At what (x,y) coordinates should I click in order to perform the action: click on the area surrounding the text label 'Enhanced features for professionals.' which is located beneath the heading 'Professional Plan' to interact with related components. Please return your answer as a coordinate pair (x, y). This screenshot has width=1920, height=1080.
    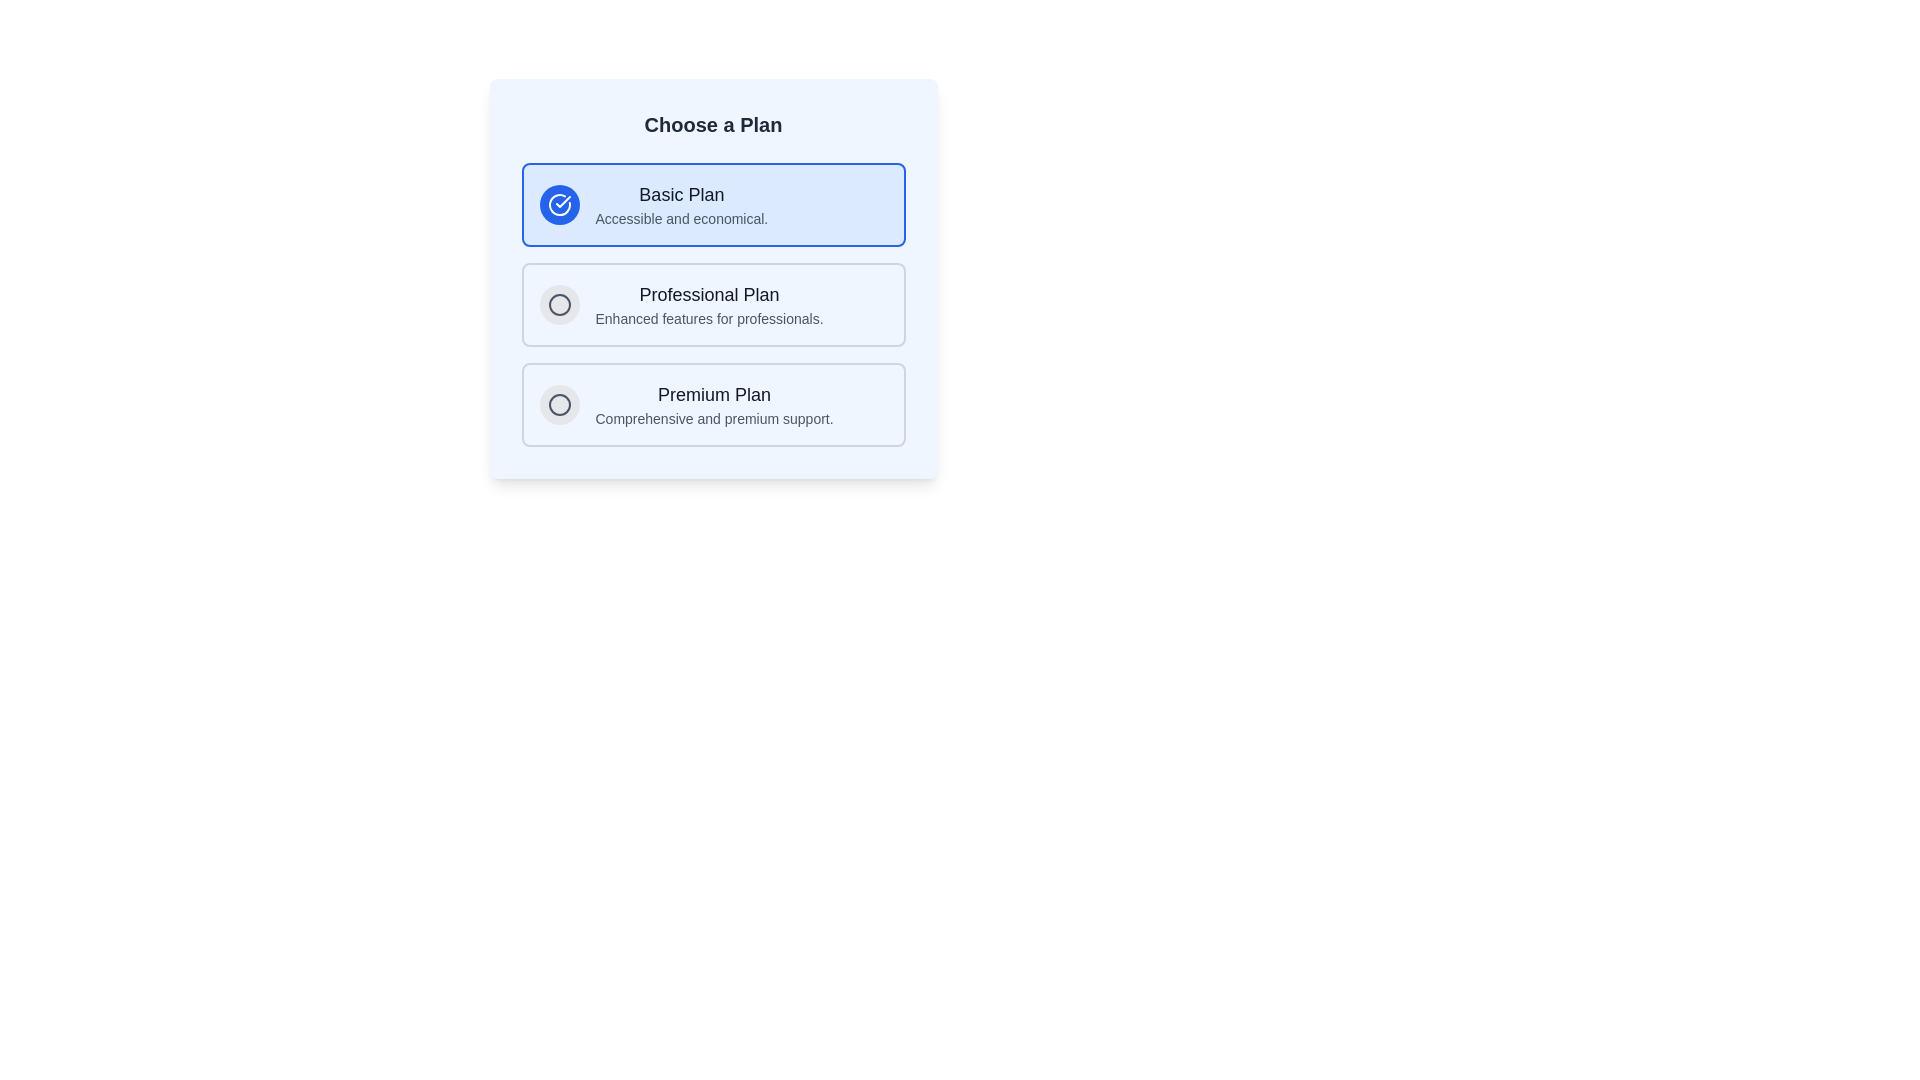
    Looking at the image, I should click on (709, 318).